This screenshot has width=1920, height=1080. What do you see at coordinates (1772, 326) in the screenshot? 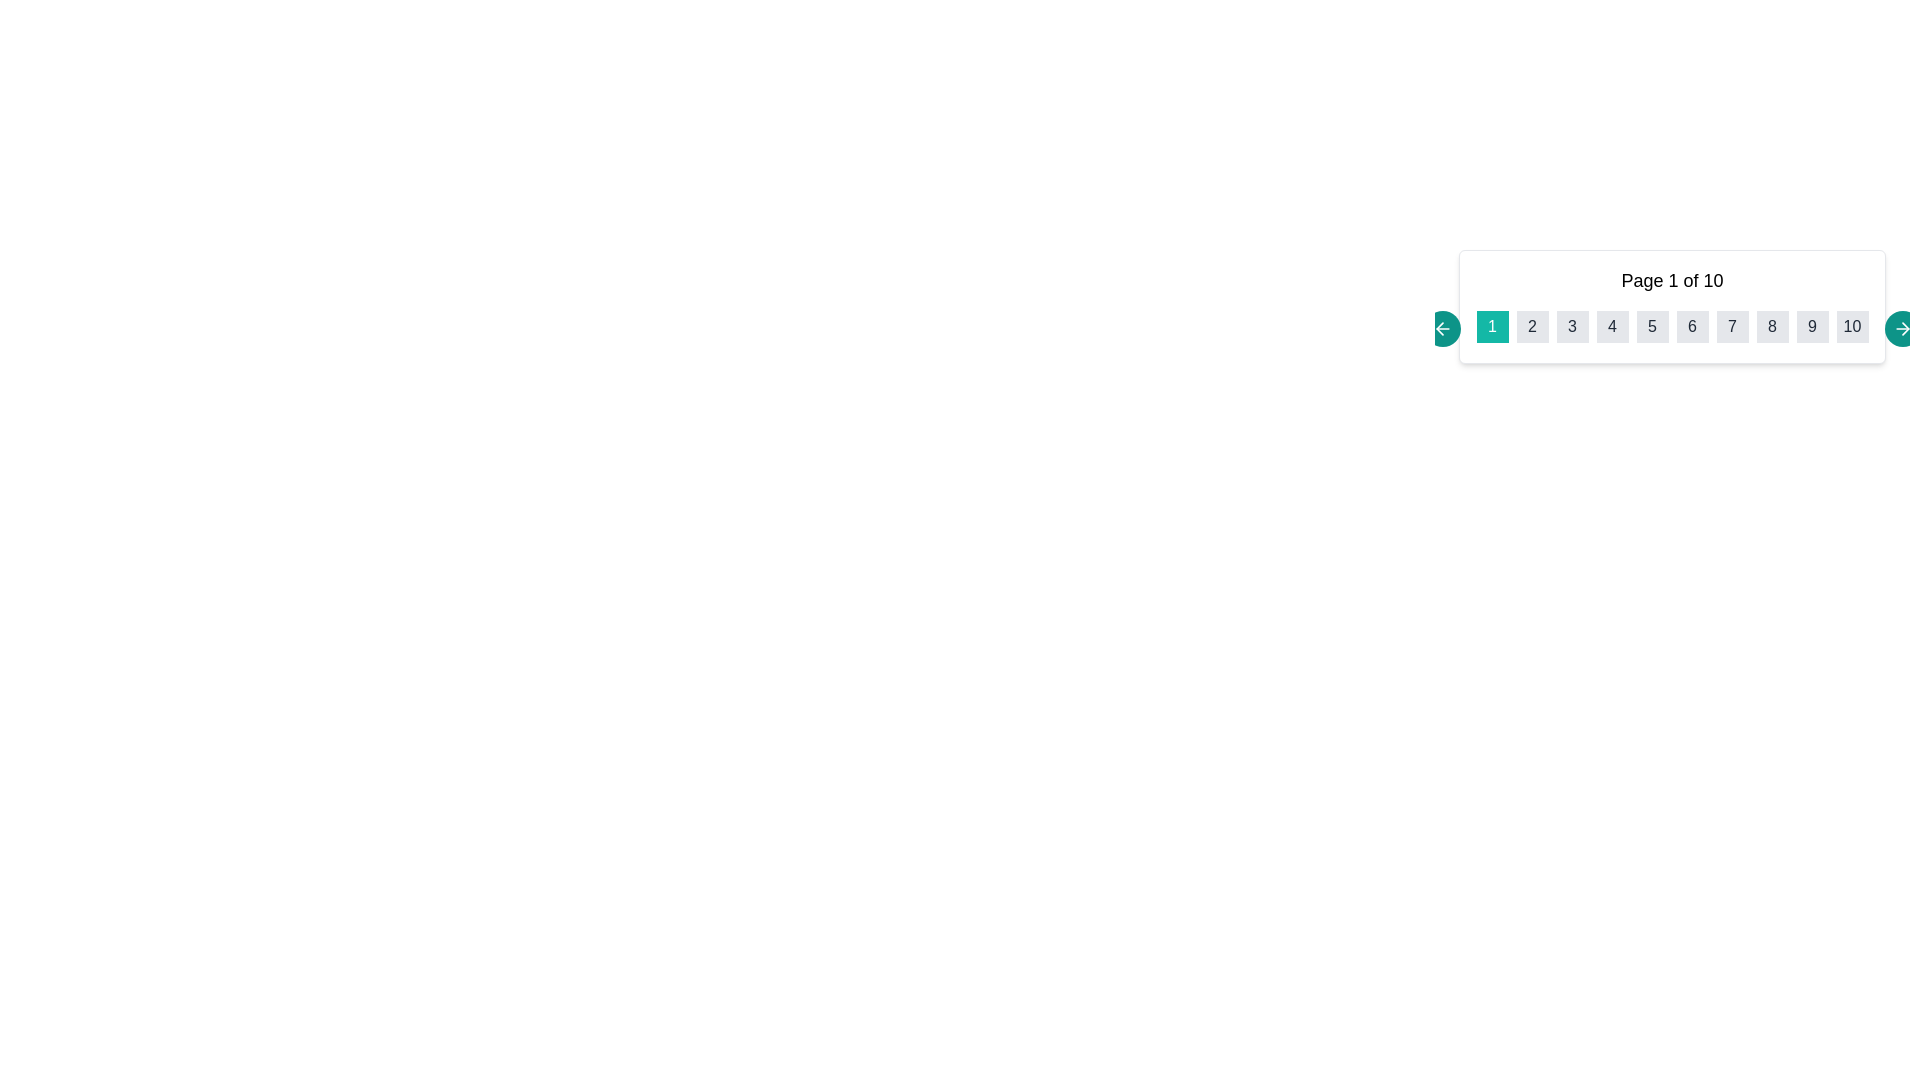
I see `the small square button with a light gray background and the number '8' in dark gray text` at bounding box center [1772, 326].